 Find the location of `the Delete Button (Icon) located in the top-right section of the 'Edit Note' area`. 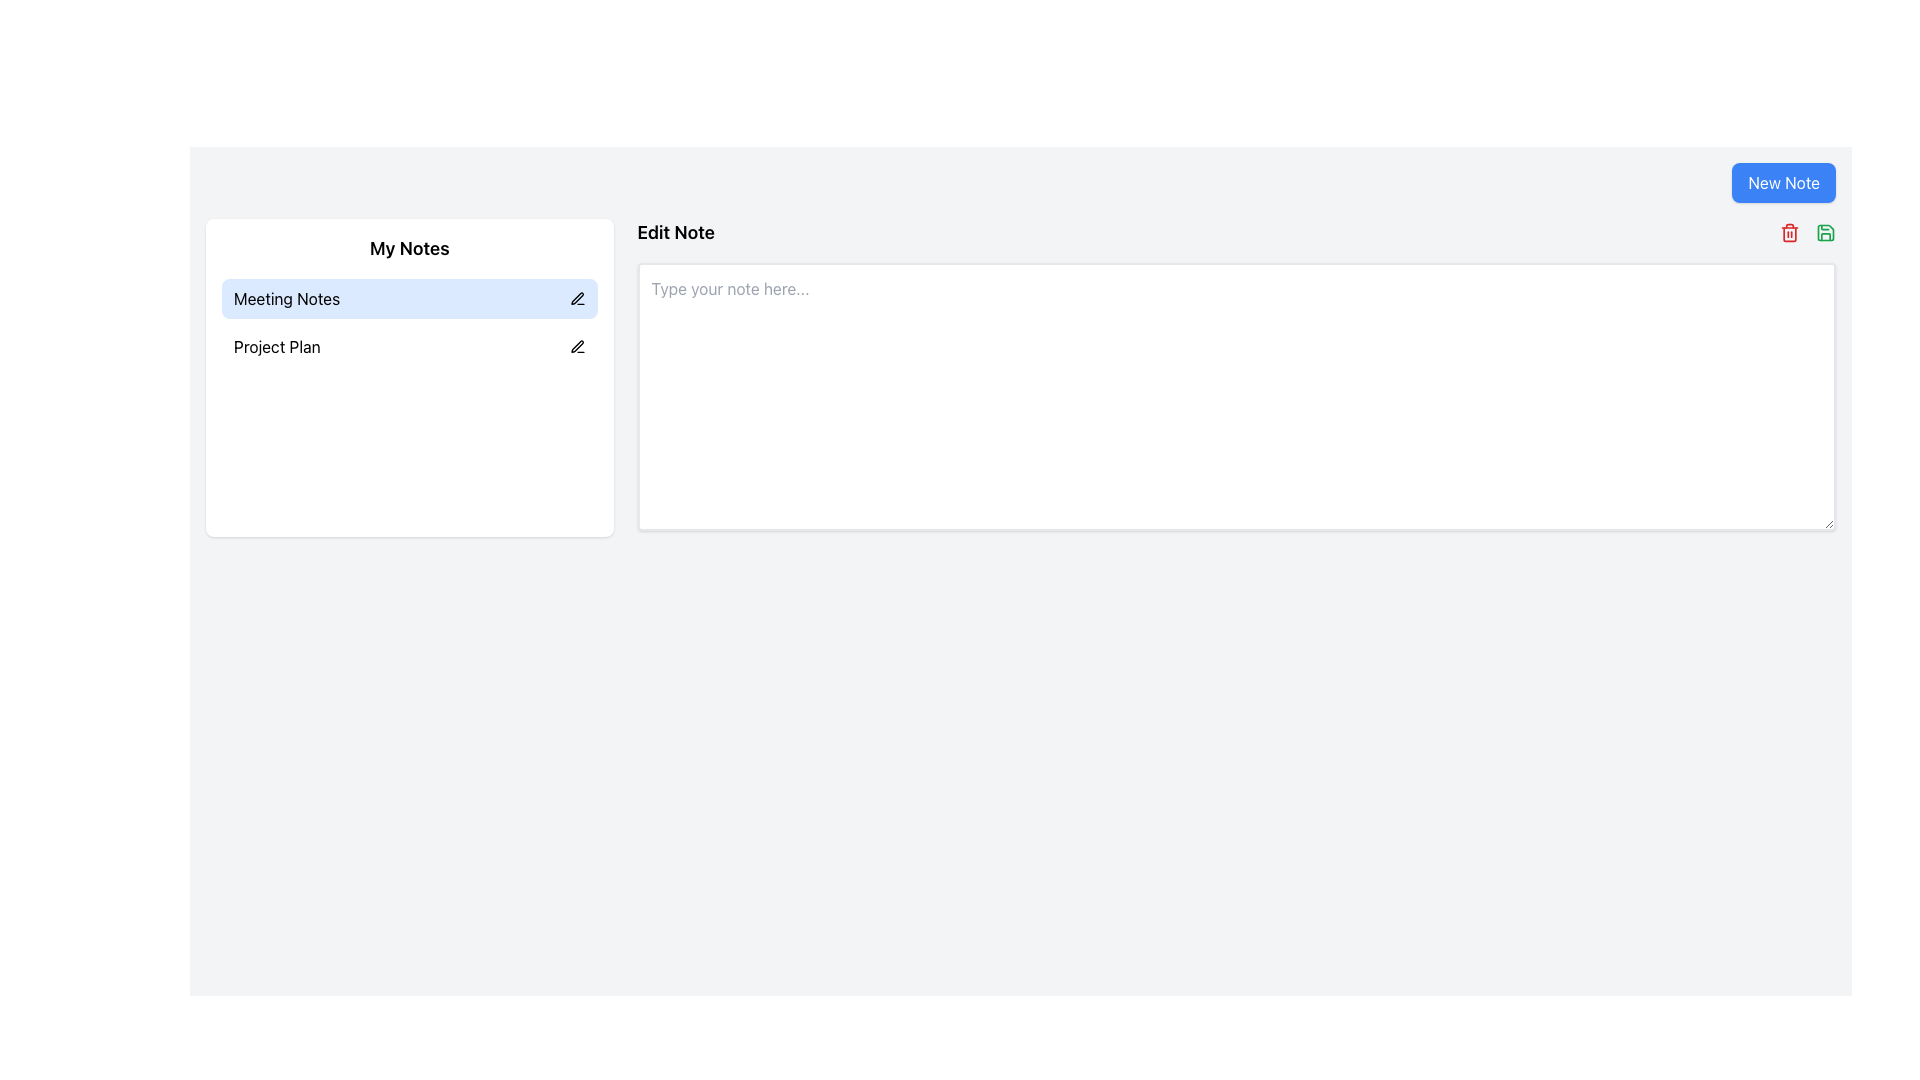

the Delete Button (Icon) located in the top-right section of the 'Edit Note' area is located at coordinates (1790, 231).